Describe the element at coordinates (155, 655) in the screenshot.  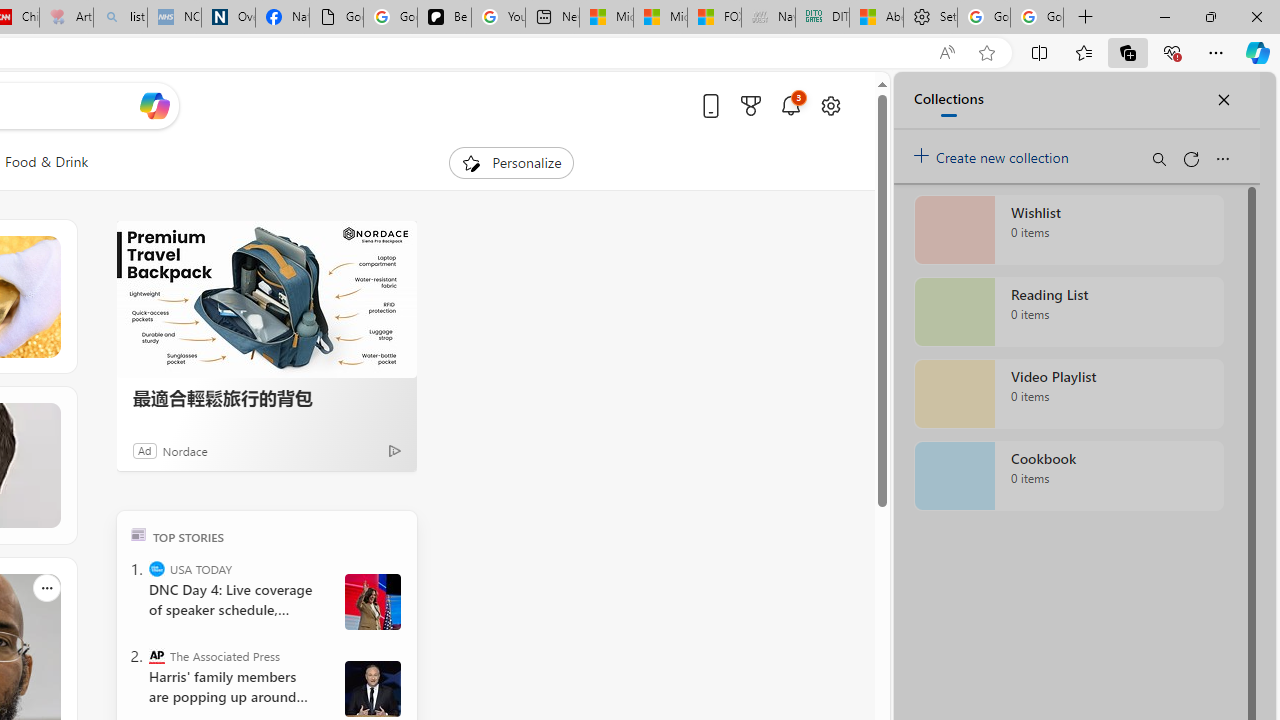
I see `'The Associated Press'` at that location.